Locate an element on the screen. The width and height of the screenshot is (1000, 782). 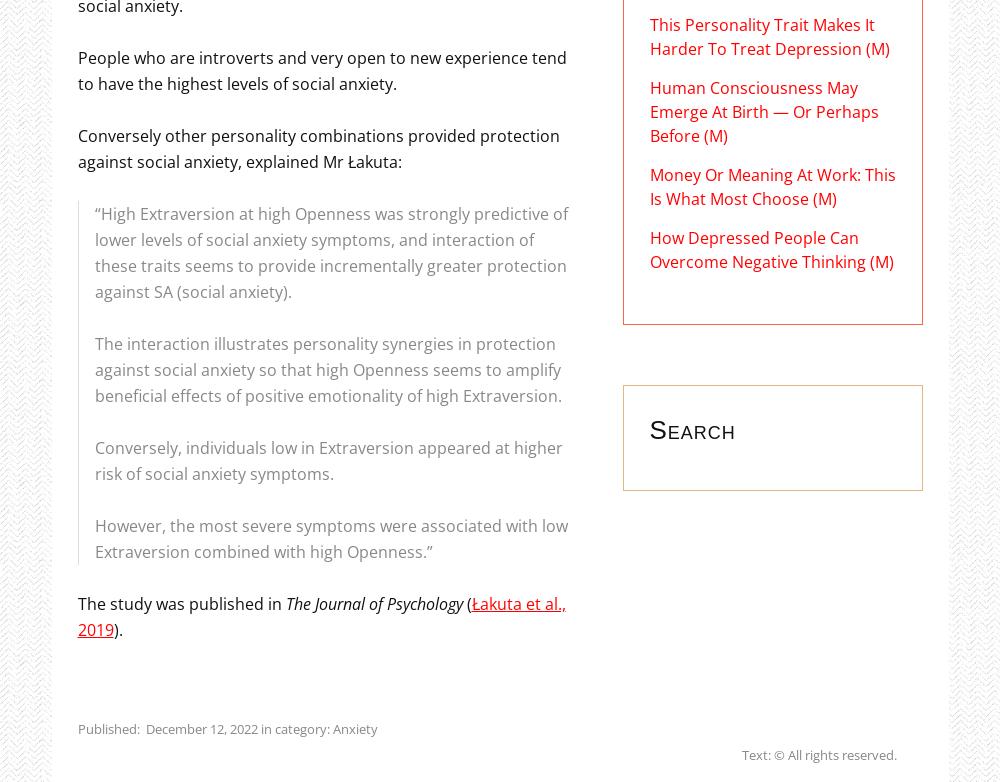
'Money Or Meaning At Work: This Is What Most Choose (M)' is located at coordinates (772, 186).